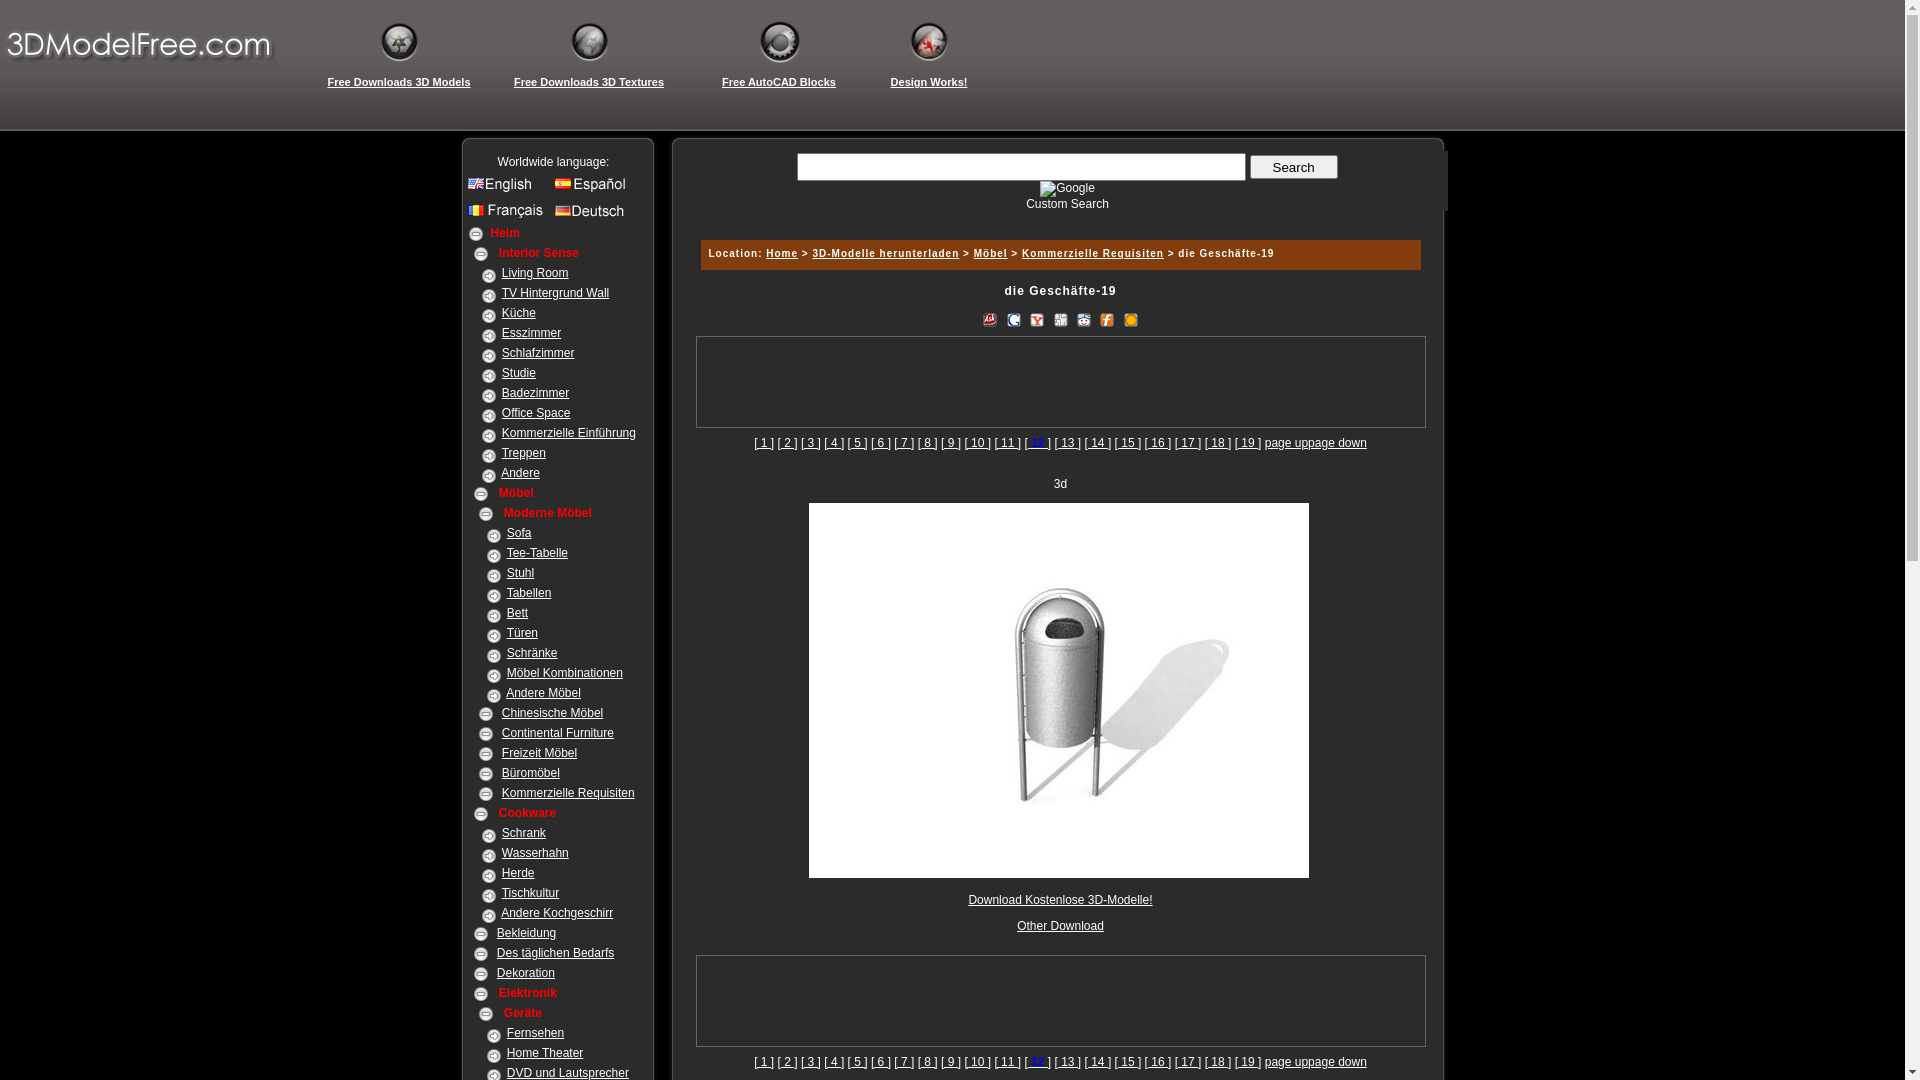 The height and width of the screenshot is (1080, 1920). Describe the element at coordinates (1097, 1060) in the screenshot. I see `'[ 14 ]'` at that location.